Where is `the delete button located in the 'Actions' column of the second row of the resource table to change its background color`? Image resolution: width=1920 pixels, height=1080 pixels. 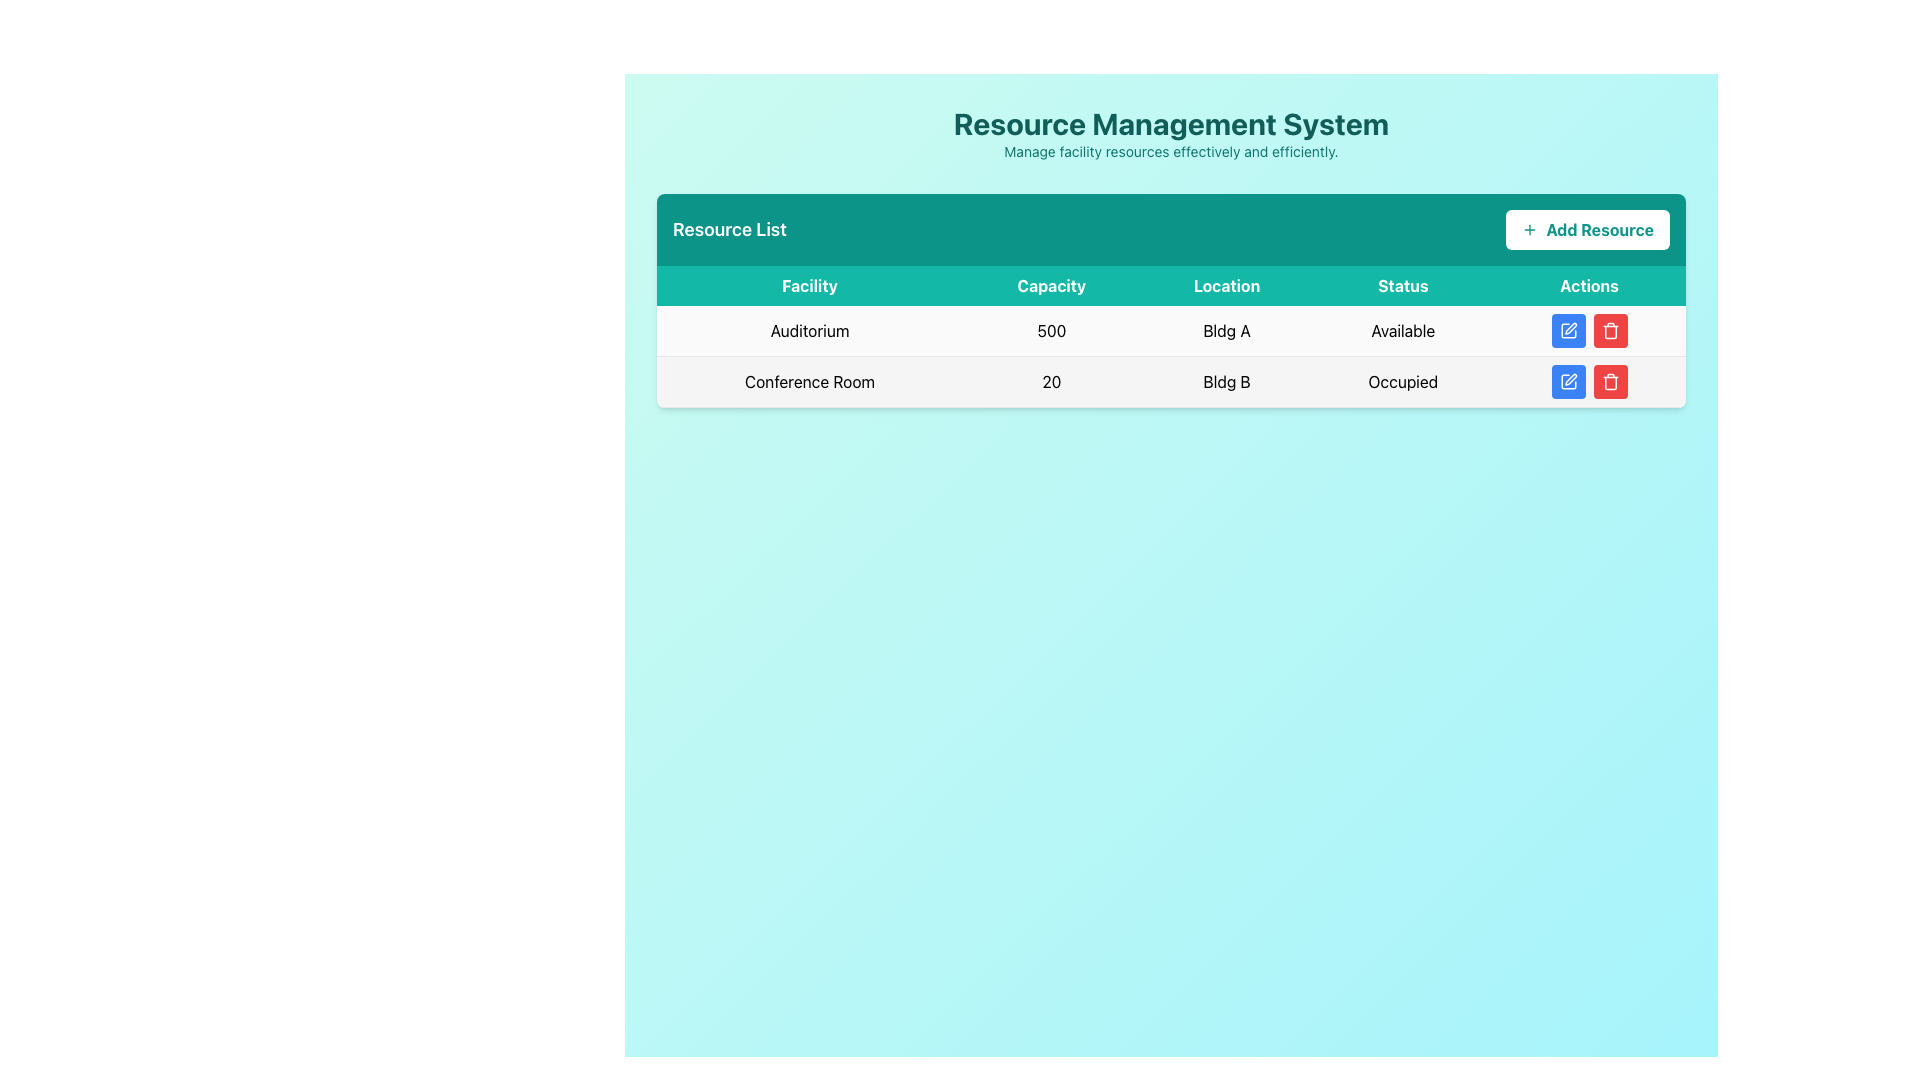
the delete button located in the 'Actions' column of the second row of the resource table to change its background color is located at coordinates (1610, 381).